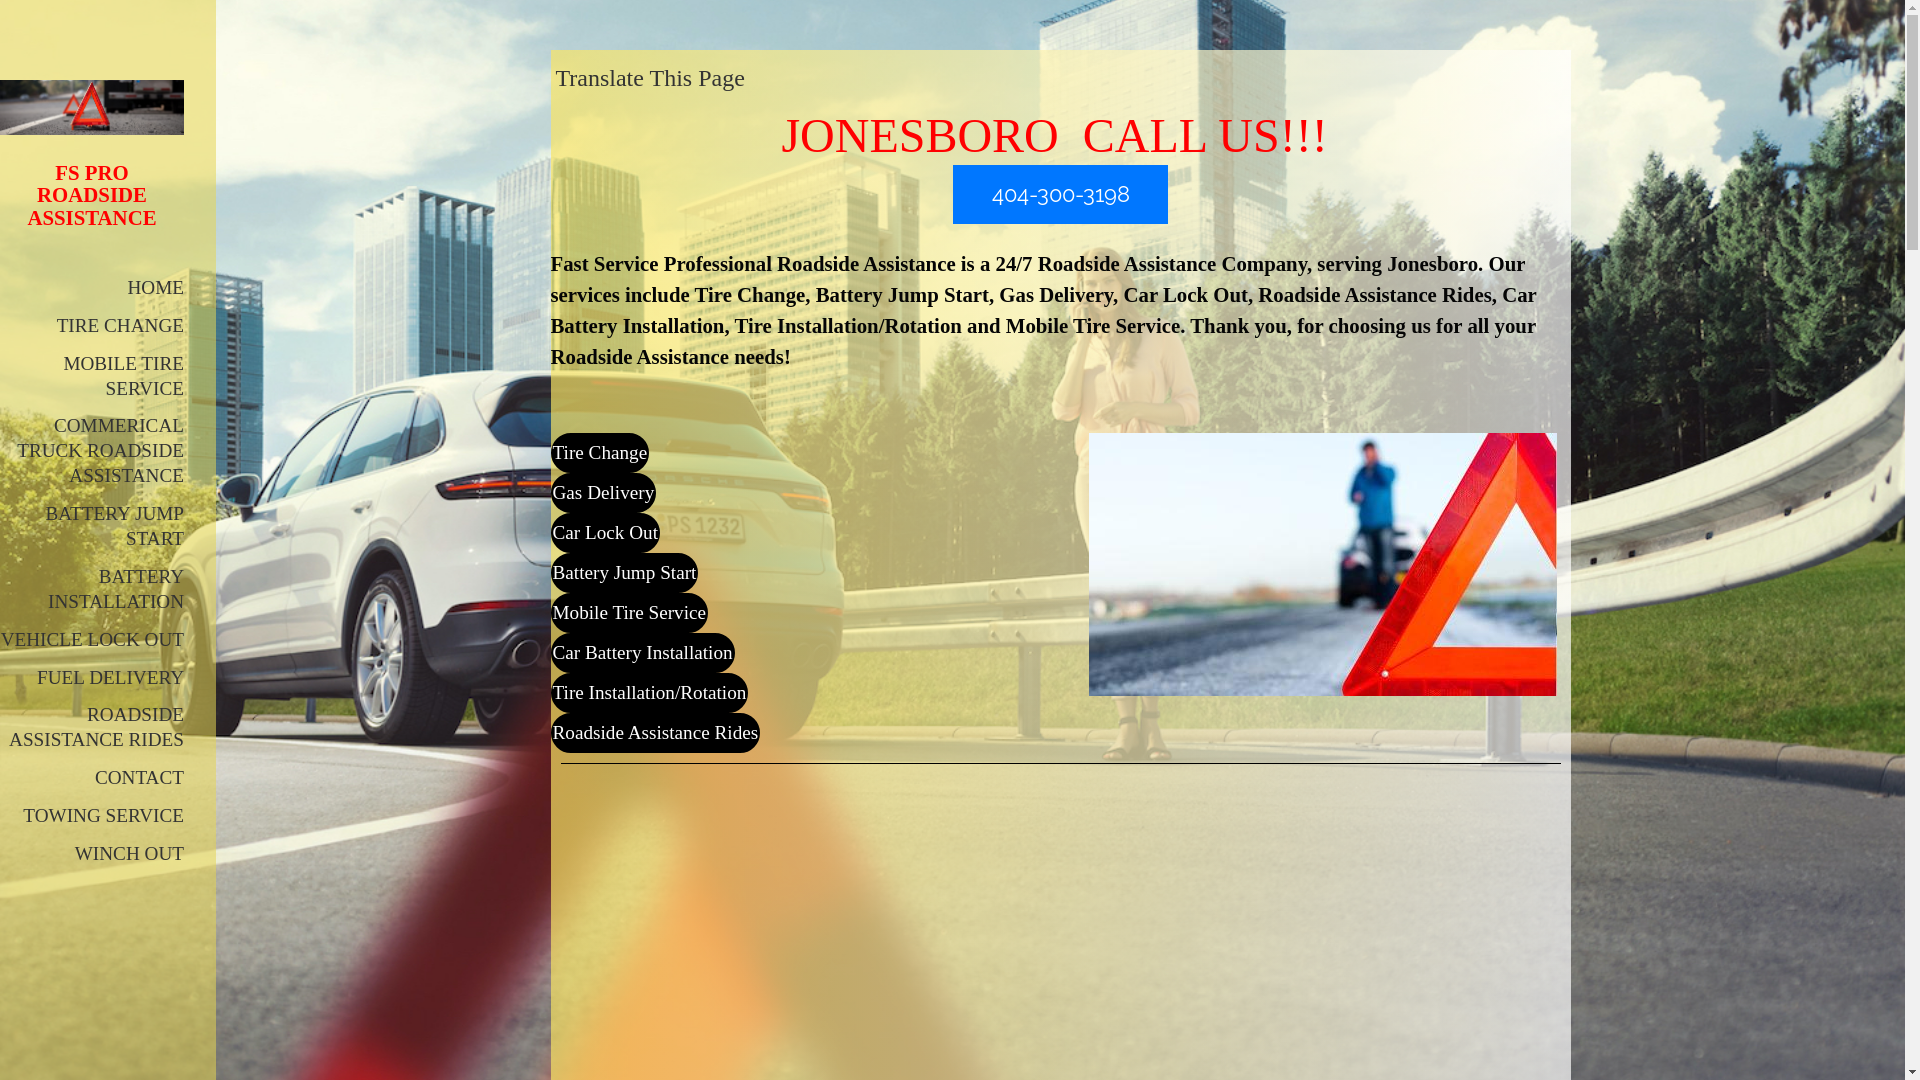  Describe the element at coordinates (550, 652) in the screenshot. I see `'Car Battery Installation'` at that location.